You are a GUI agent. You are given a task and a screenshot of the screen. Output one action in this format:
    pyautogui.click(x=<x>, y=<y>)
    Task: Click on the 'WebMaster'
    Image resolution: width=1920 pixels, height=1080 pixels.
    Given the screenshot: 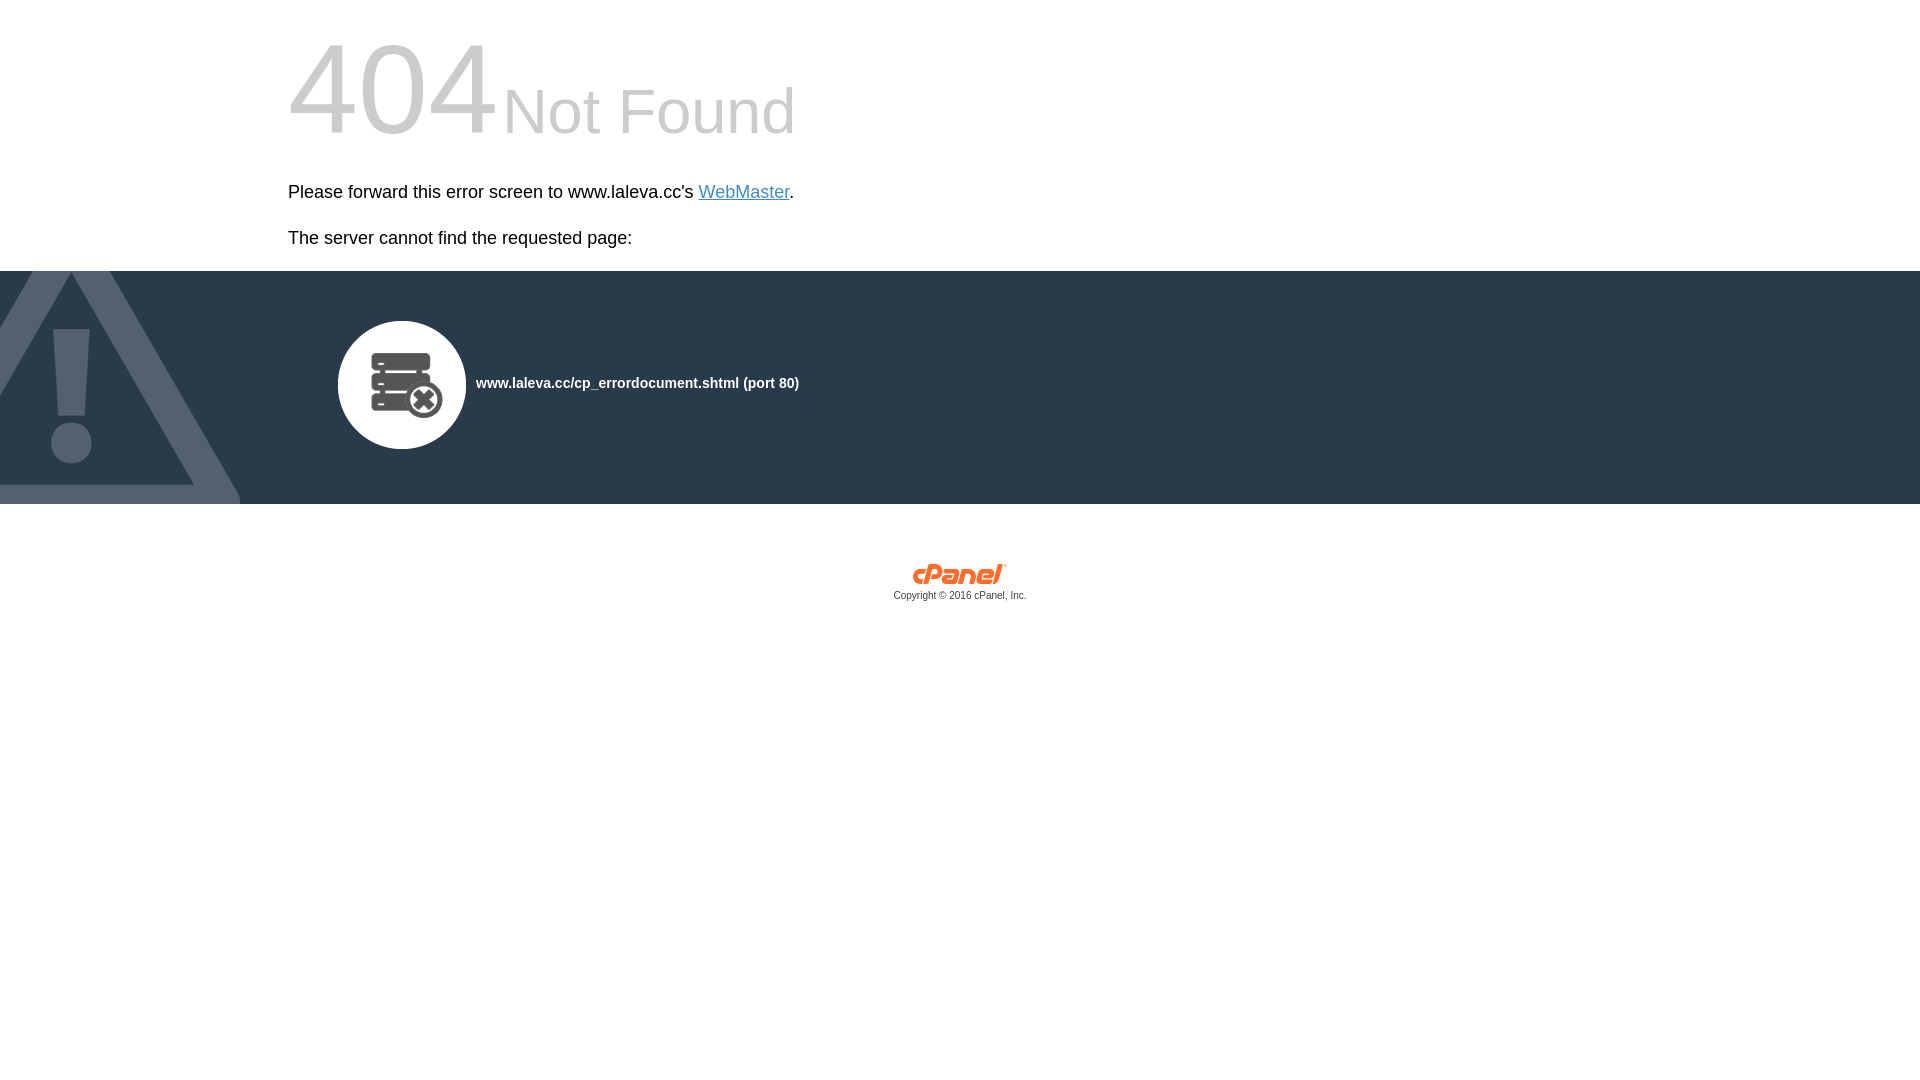 What is the action you would take?
    pyautogui.click(x=699, y=192)
    